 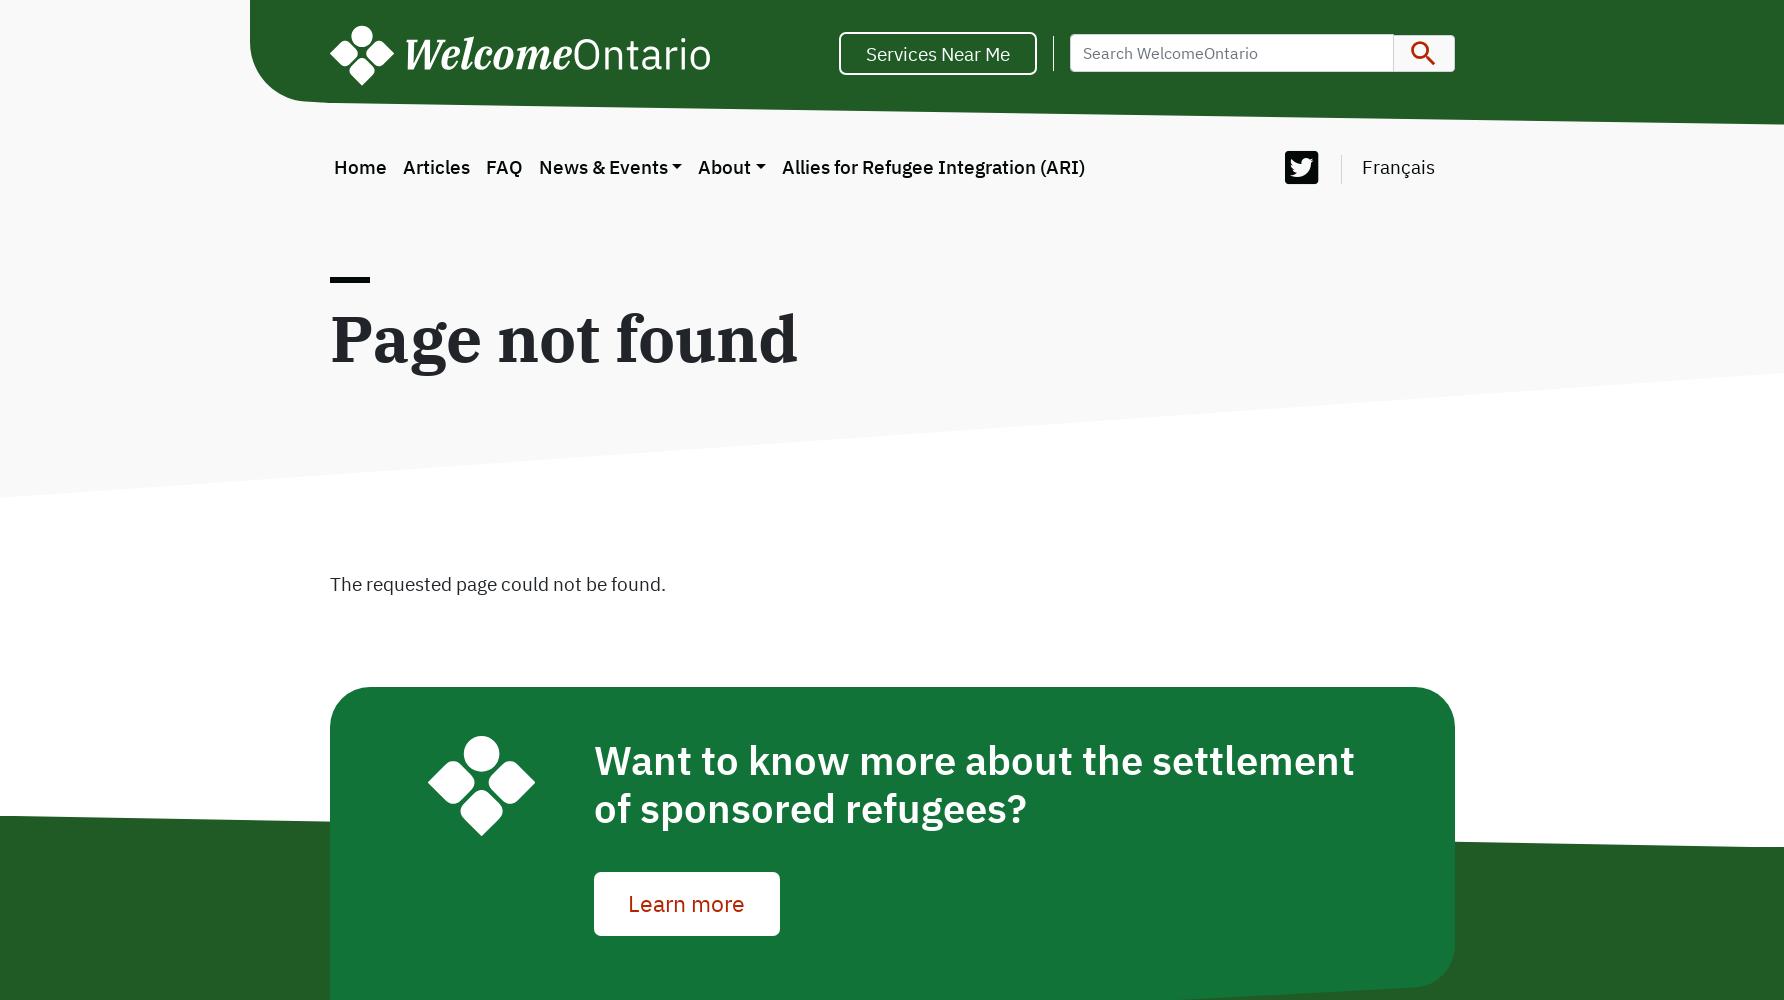 What do you see at coordinates (936, 52) in the screenshot?
I see `'Services Near Me'` at bounding box center [936, 52].